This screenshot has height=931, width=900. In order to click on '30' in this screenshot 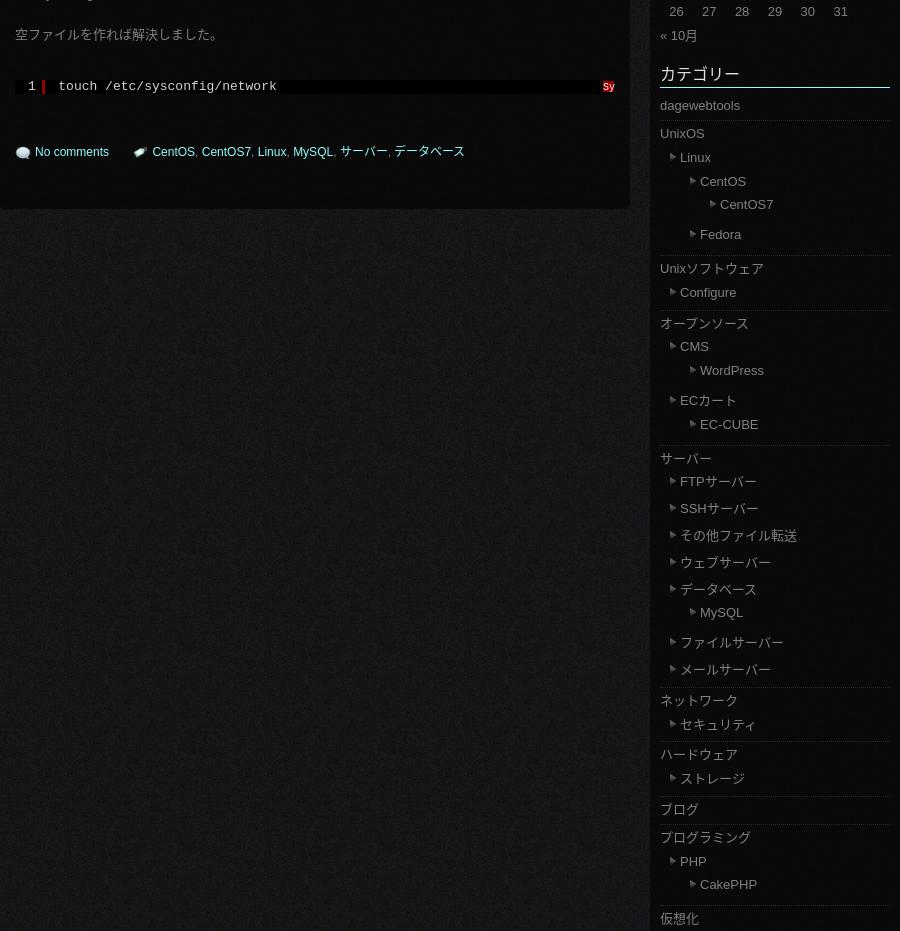, I will do `click(807, 10)`.